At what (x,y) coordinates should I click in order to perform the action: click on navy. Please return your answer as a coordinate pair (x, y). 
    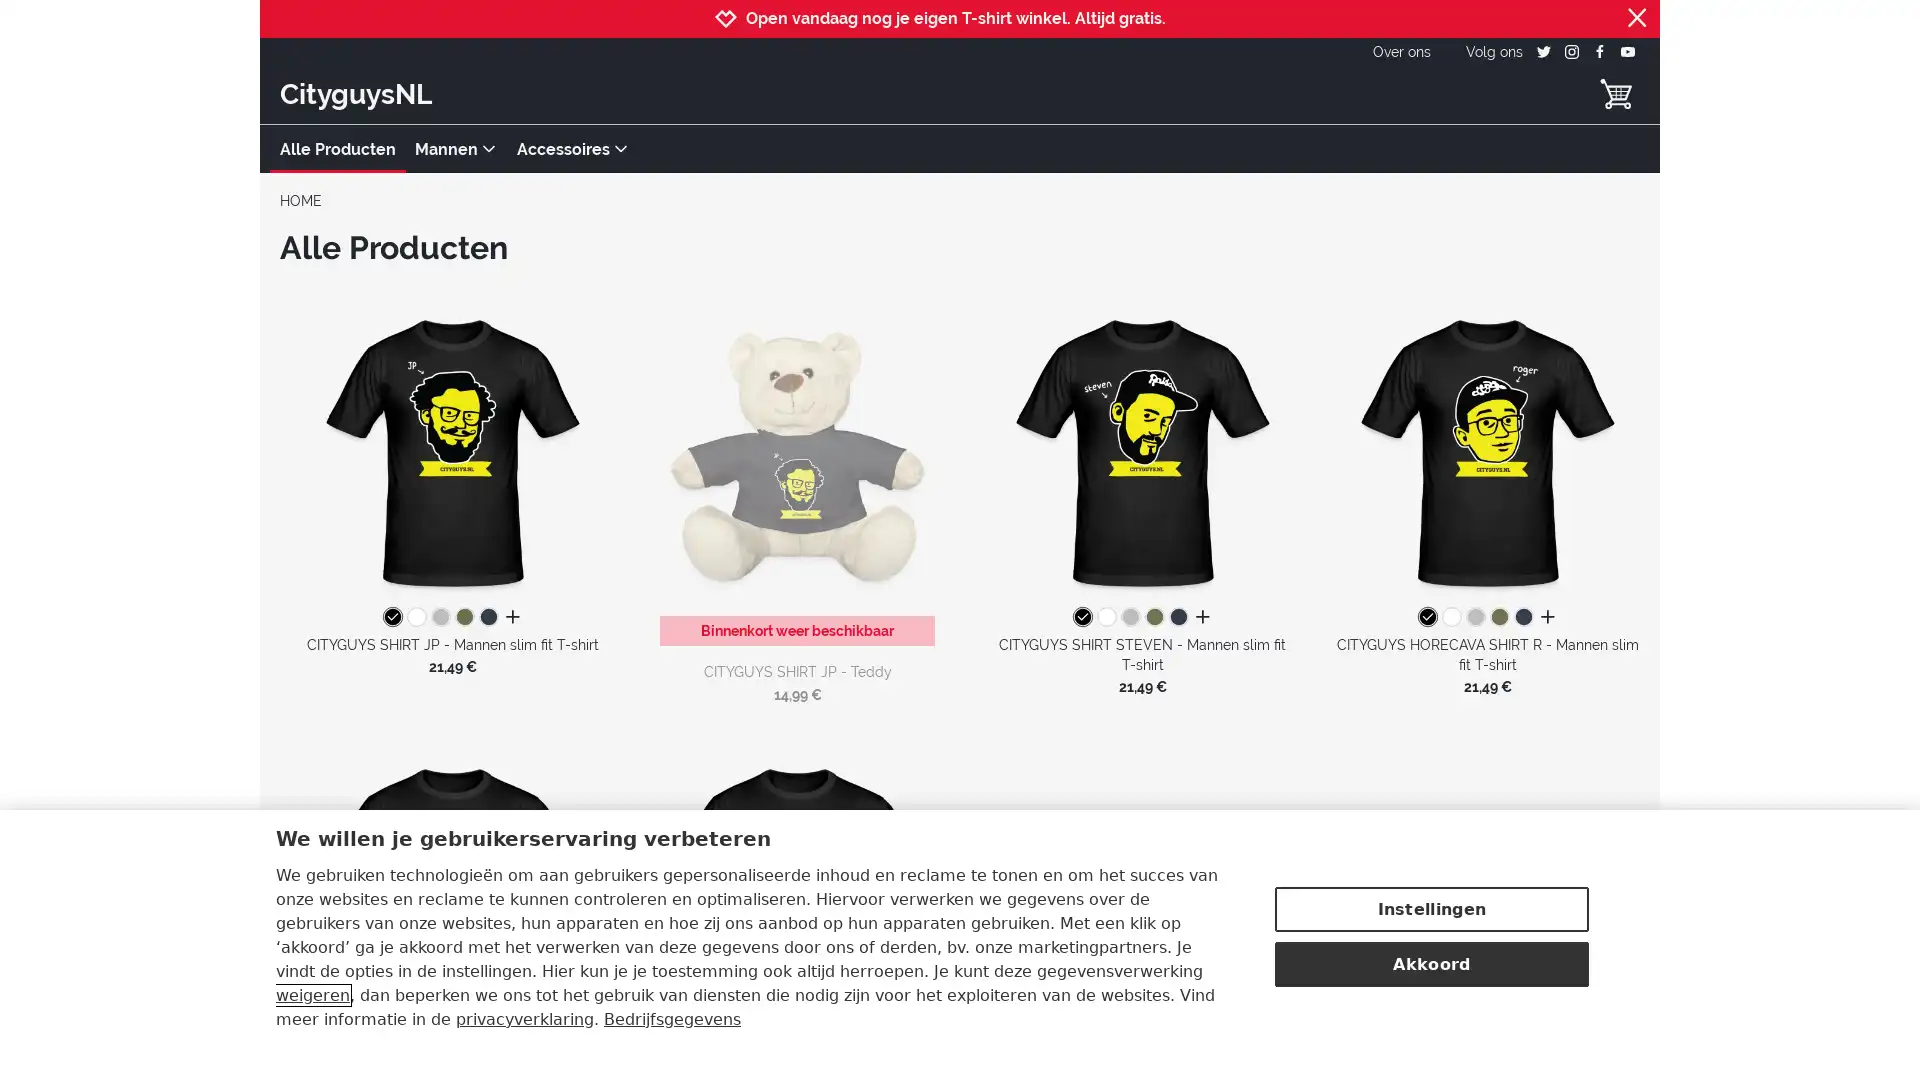
    Looking at the image, I should click on (488, 617).